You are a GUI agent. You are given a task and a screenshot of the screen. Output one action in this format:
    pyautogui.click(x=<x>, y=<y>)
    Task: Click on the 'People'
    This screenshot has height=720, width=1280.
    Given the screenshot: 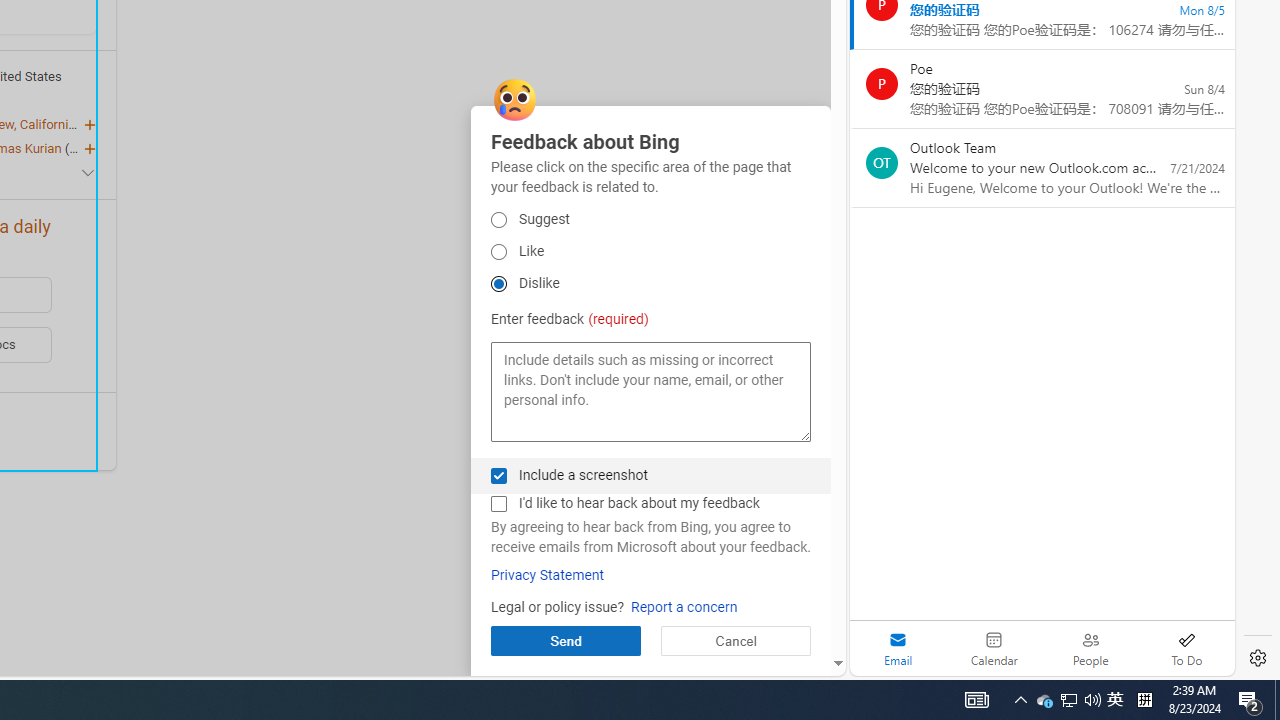 What is the action you would take?
    pyautogui.click(x=1089, y=648)
    